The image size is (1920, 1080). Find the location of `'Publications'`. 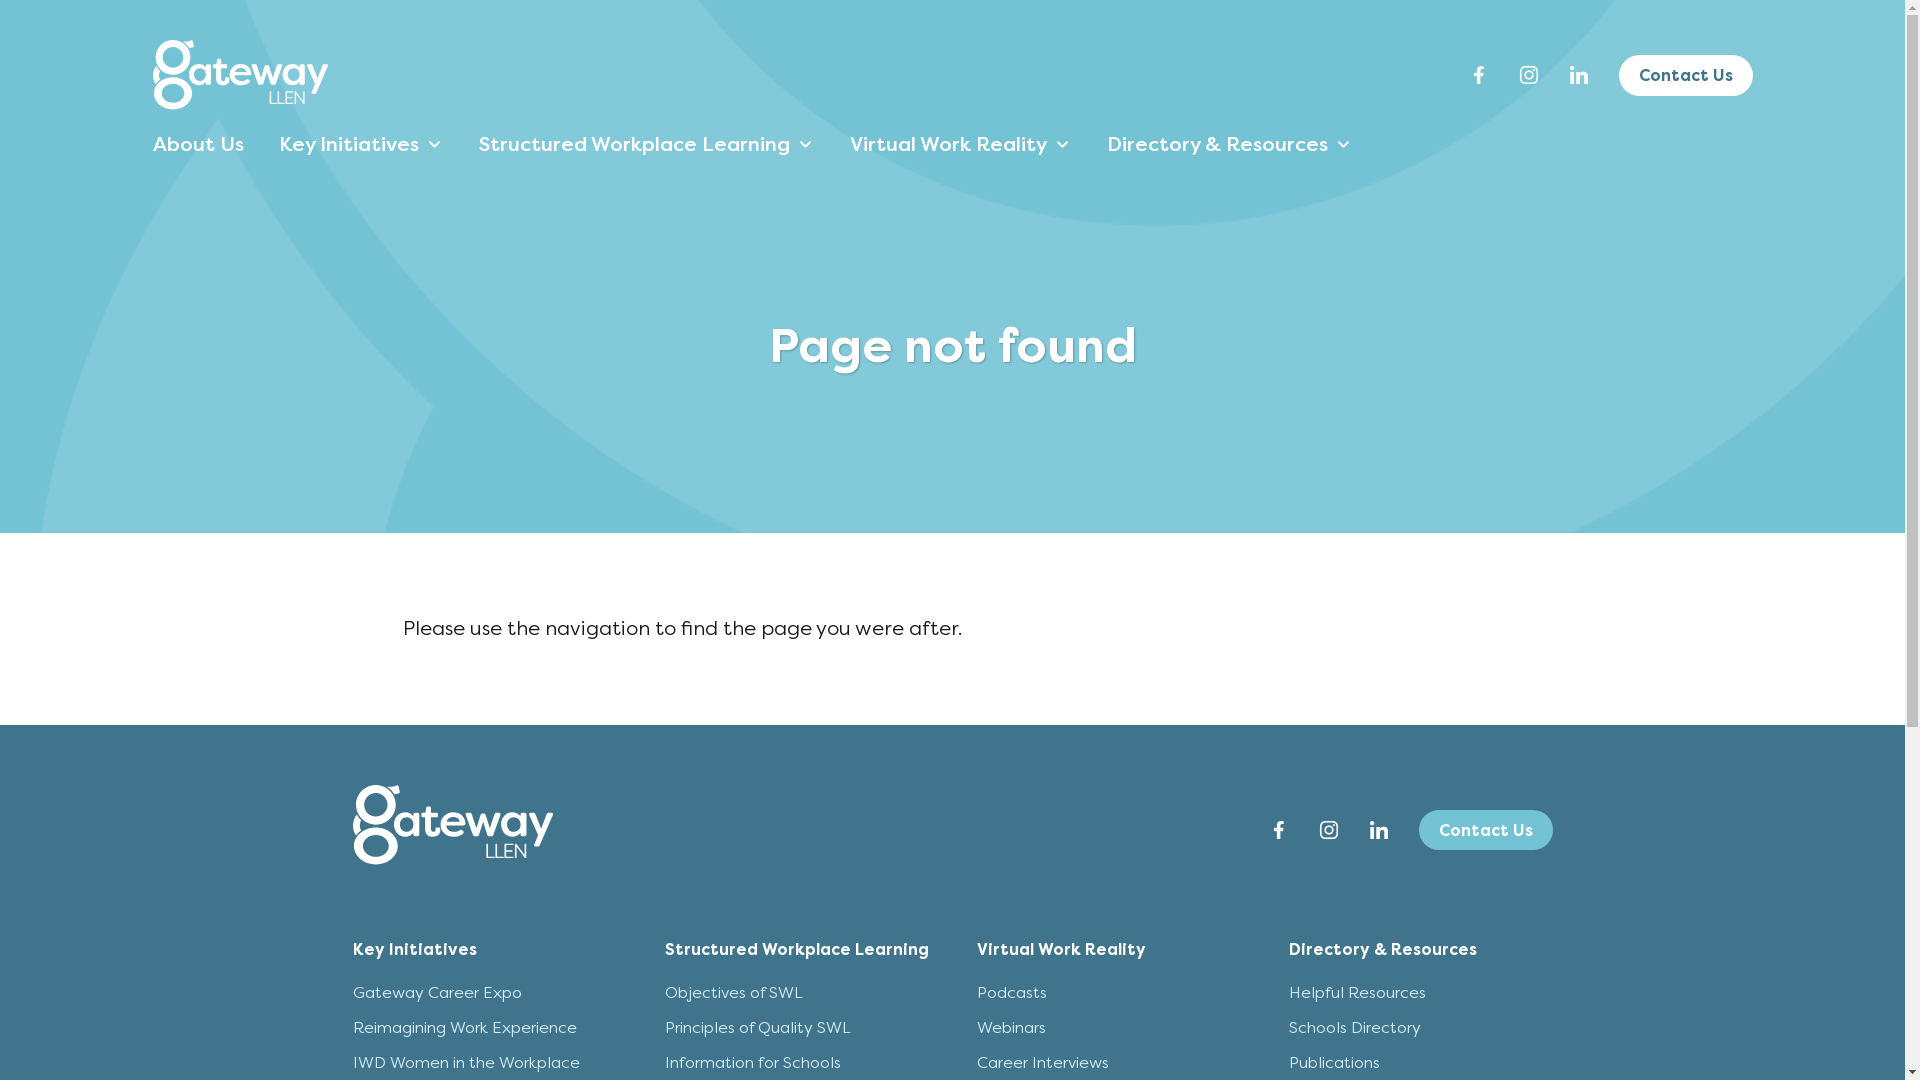

'Publications' is located at coordinates (1287, 1061).